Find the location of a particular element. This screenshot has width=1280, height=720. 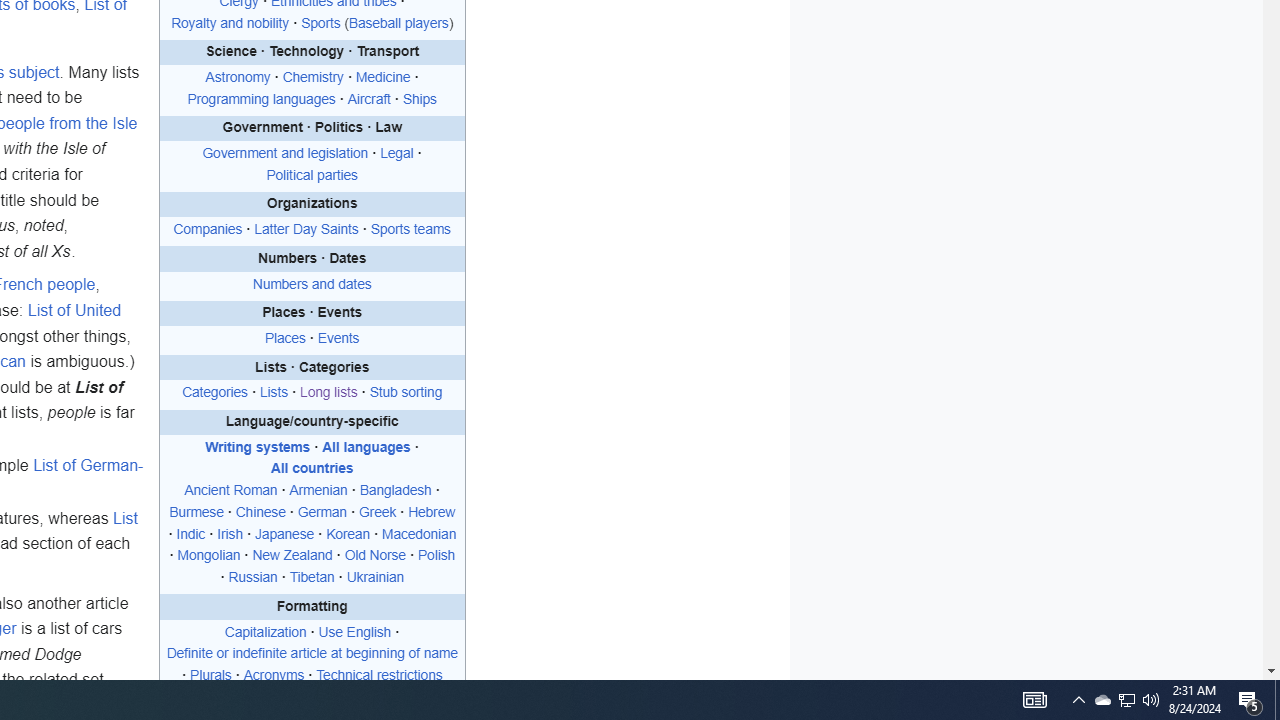

'Lists' is located at coordinates (272, 393).